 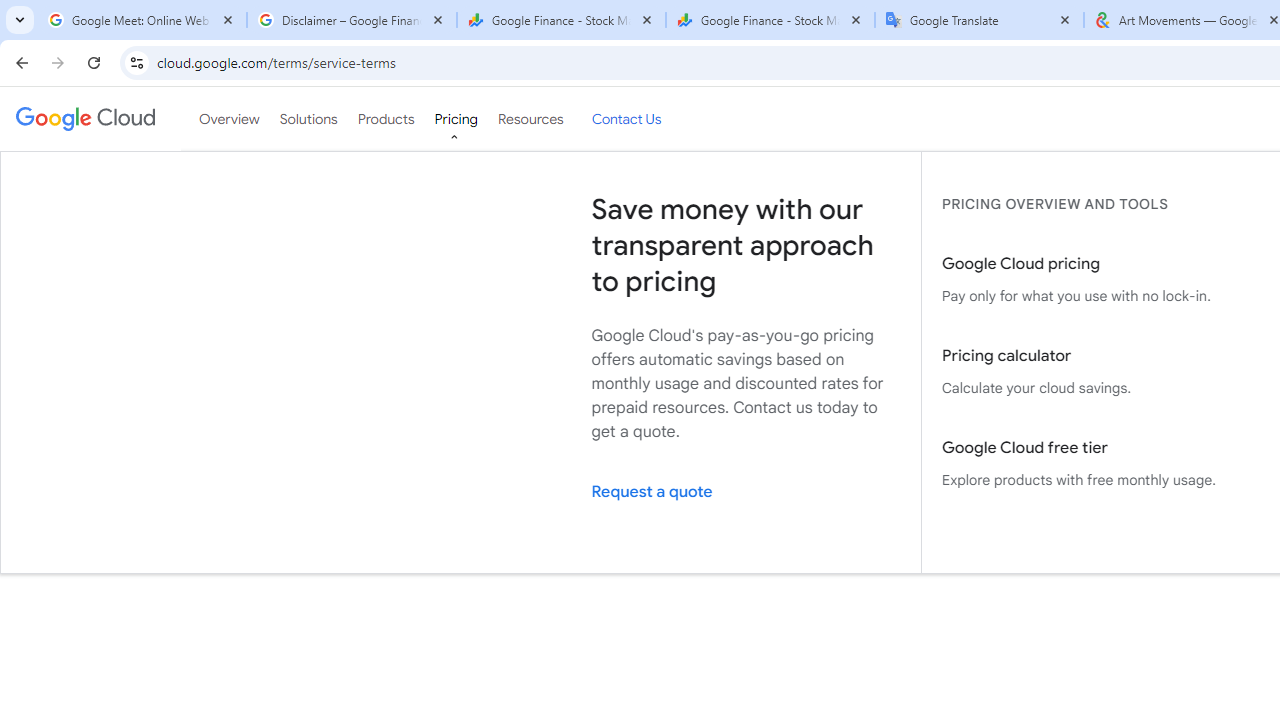 What do you see at coordinates (530, 119) in the screenshot?
I see `'Resources'` at bounding box center [530, 119].